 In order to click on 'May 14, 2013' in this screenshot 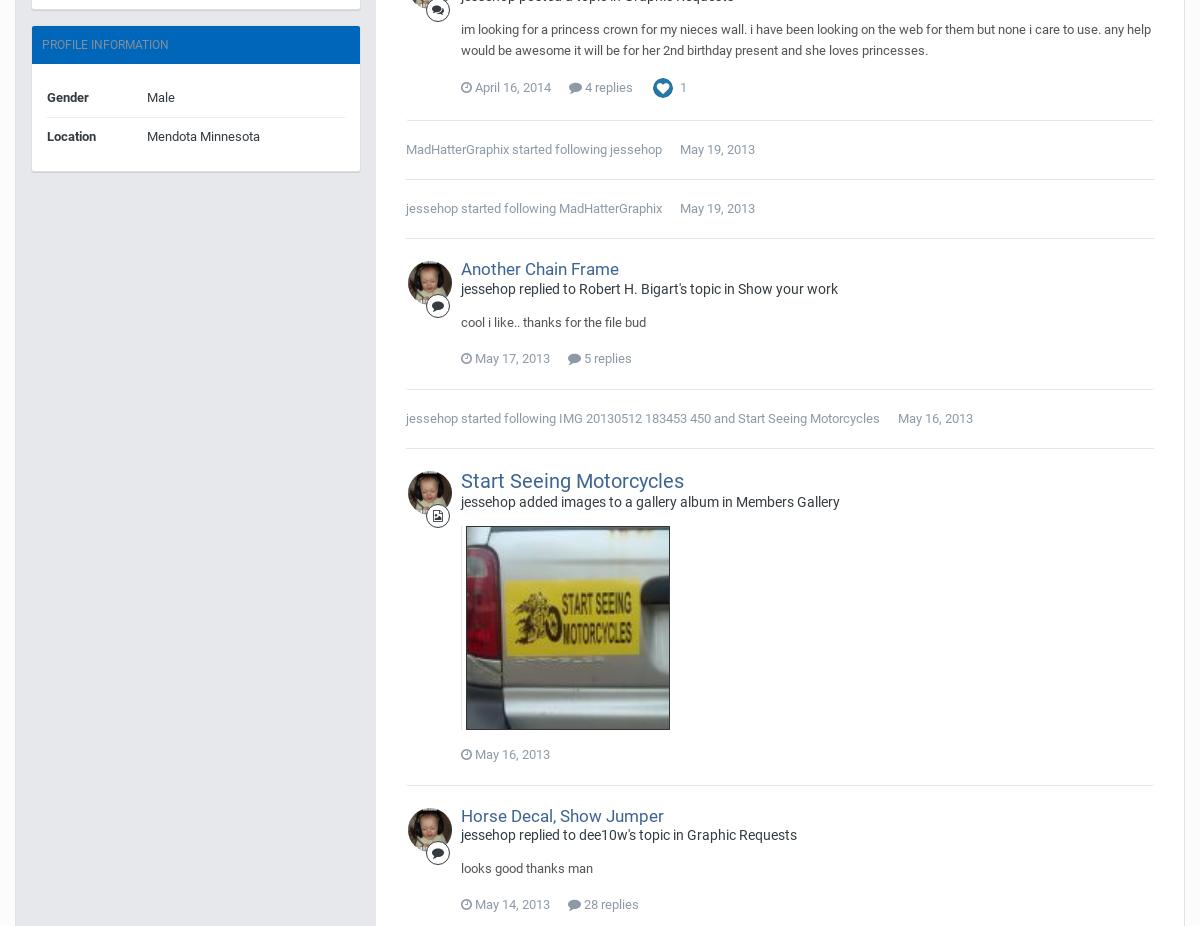, I will do `click(511, 903)`.